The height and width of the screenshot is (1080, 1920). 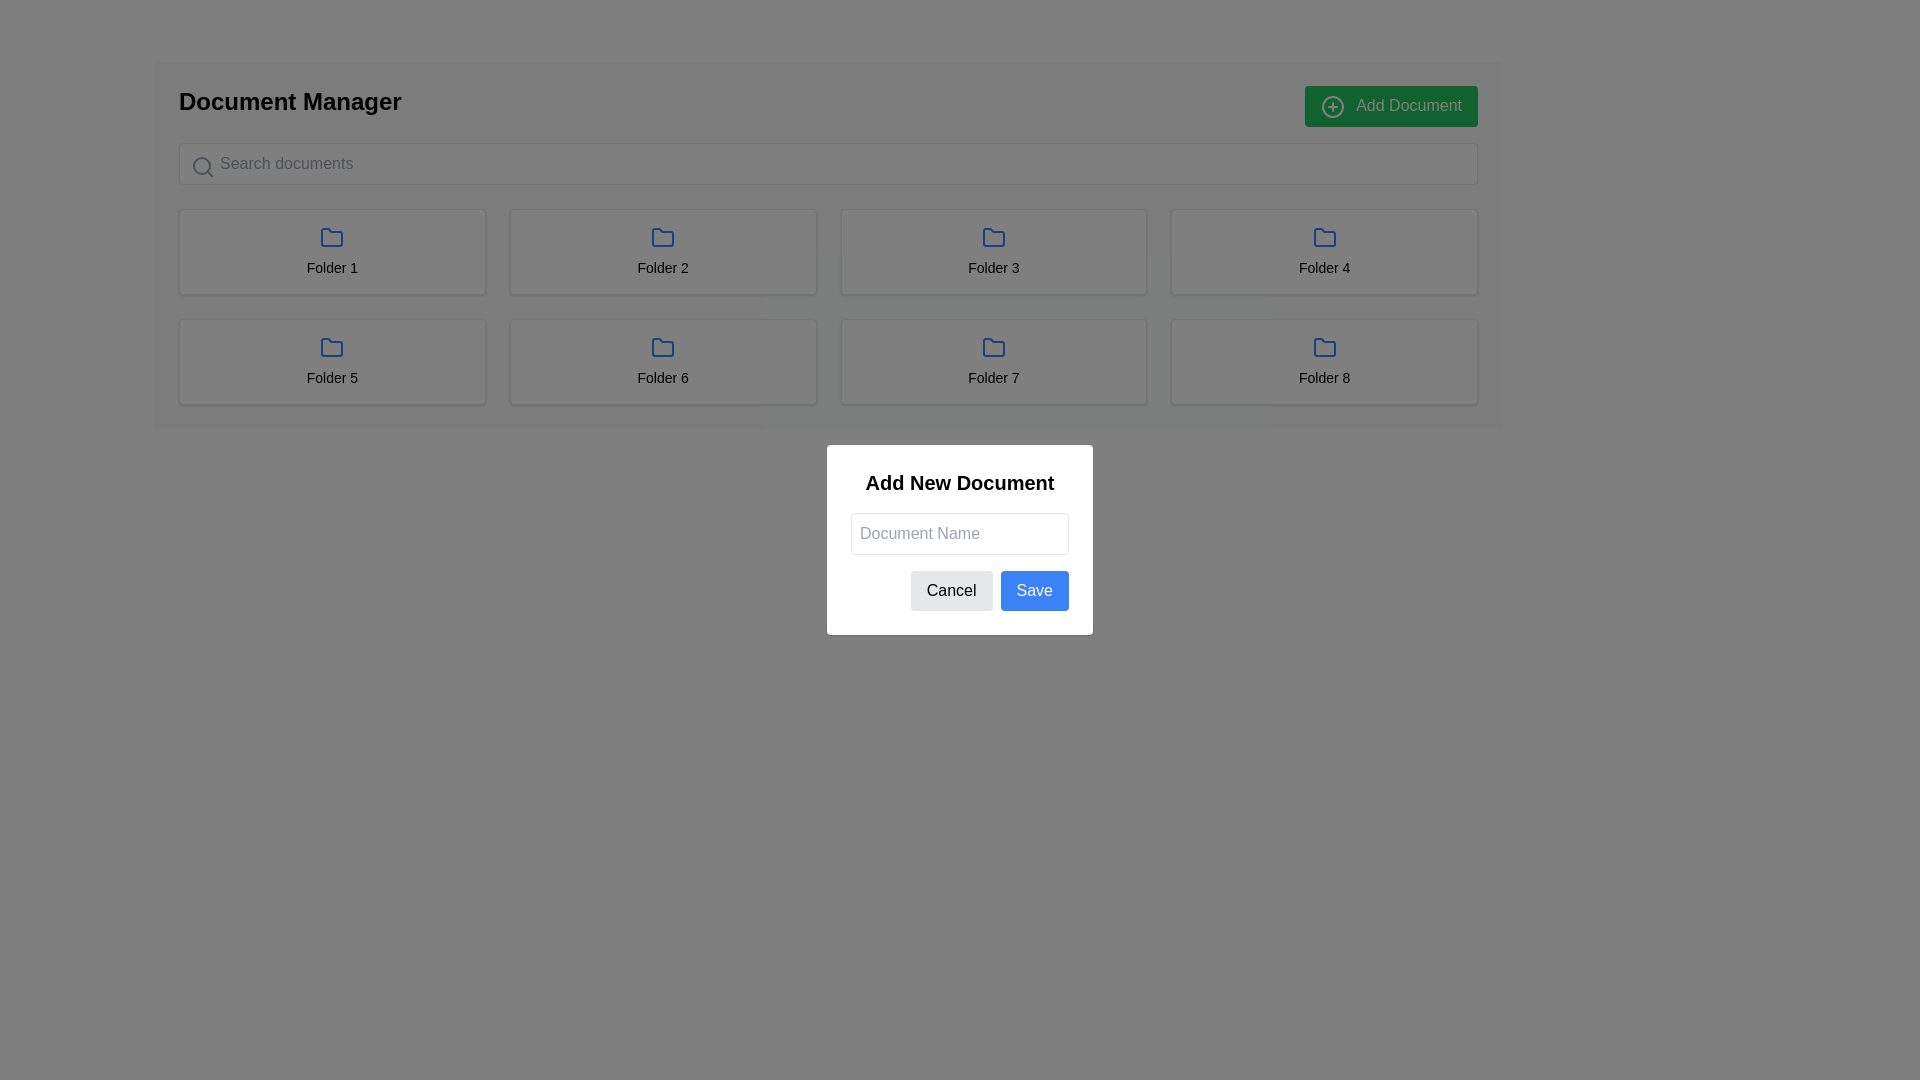 What do you see at coordinates (1324, 346) in the screenshot?
I see `the folder icon labeled 'Folder 8'` at bounding box center [1324, 346].